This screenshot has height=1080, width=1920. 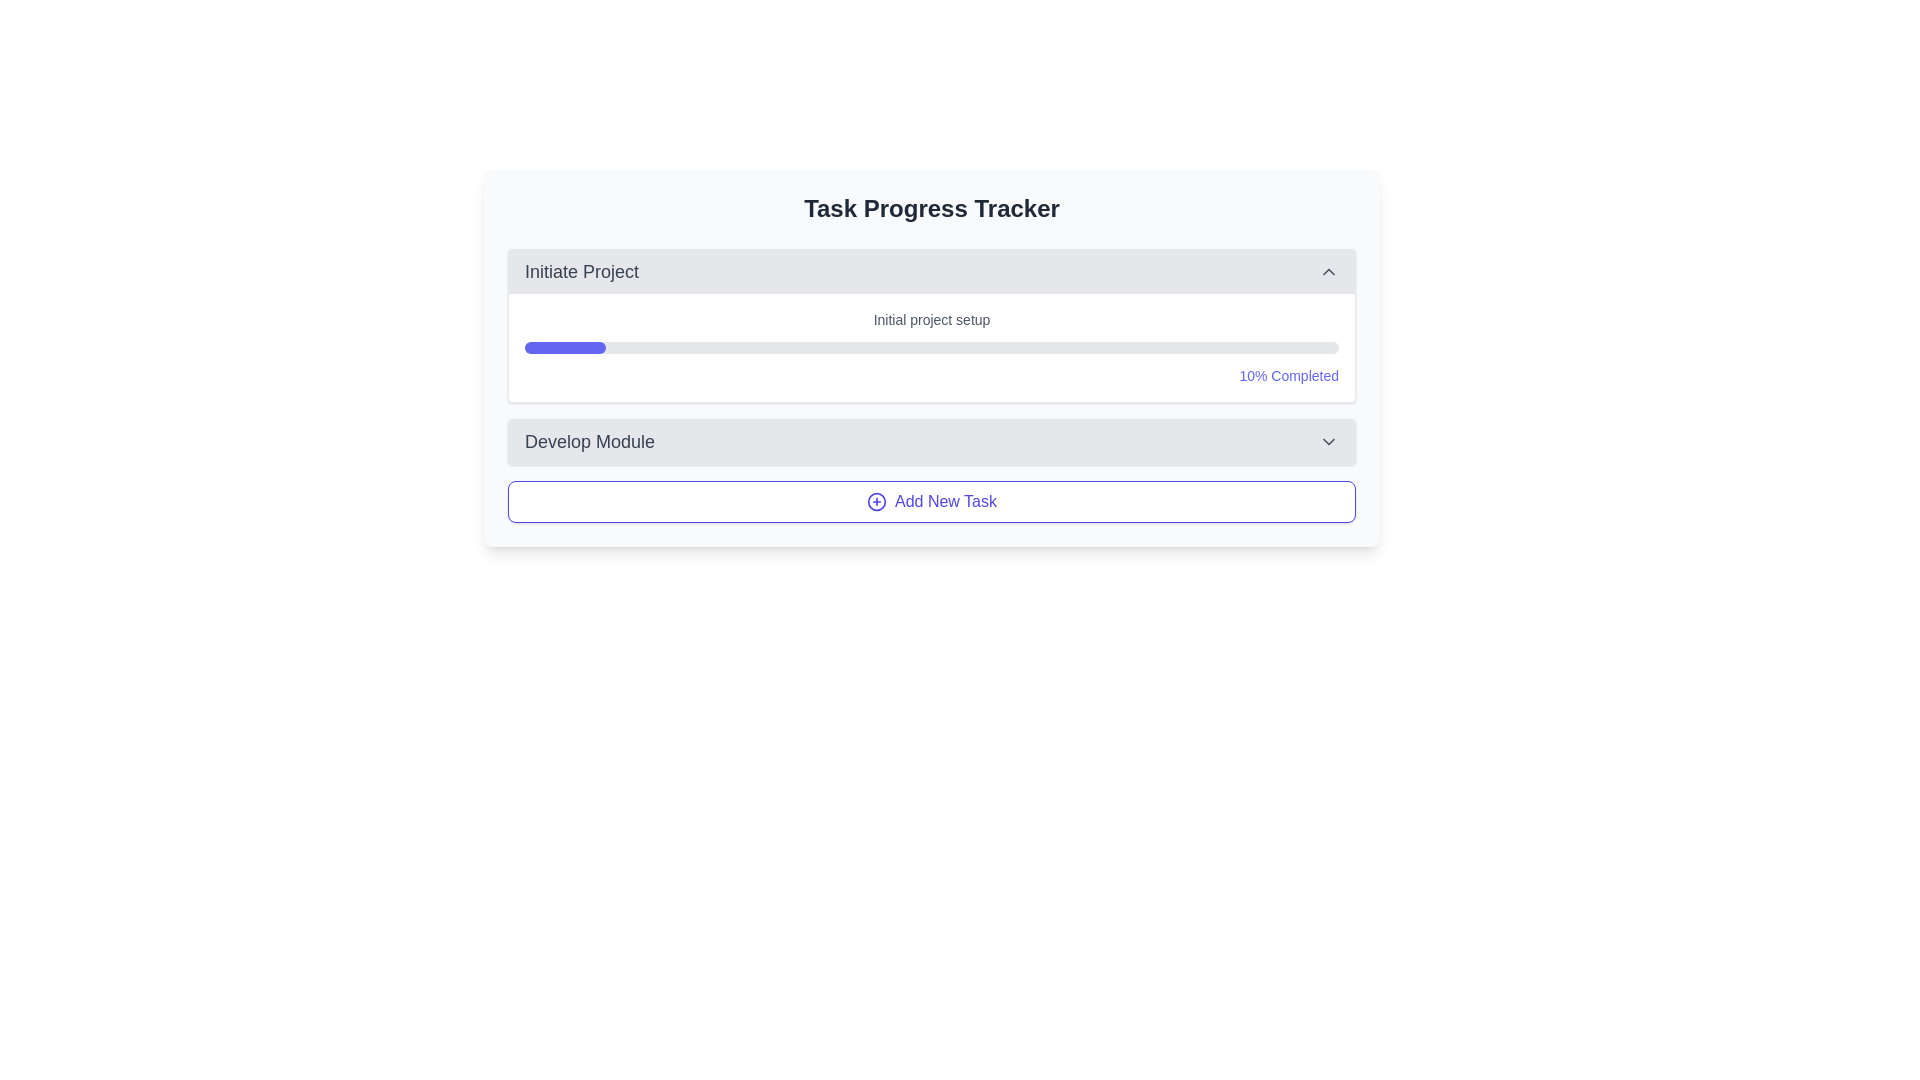 I want to click on the chevron icon located at the far right edge of the 'Develop Module' header section, so click(x=1329, y=441).